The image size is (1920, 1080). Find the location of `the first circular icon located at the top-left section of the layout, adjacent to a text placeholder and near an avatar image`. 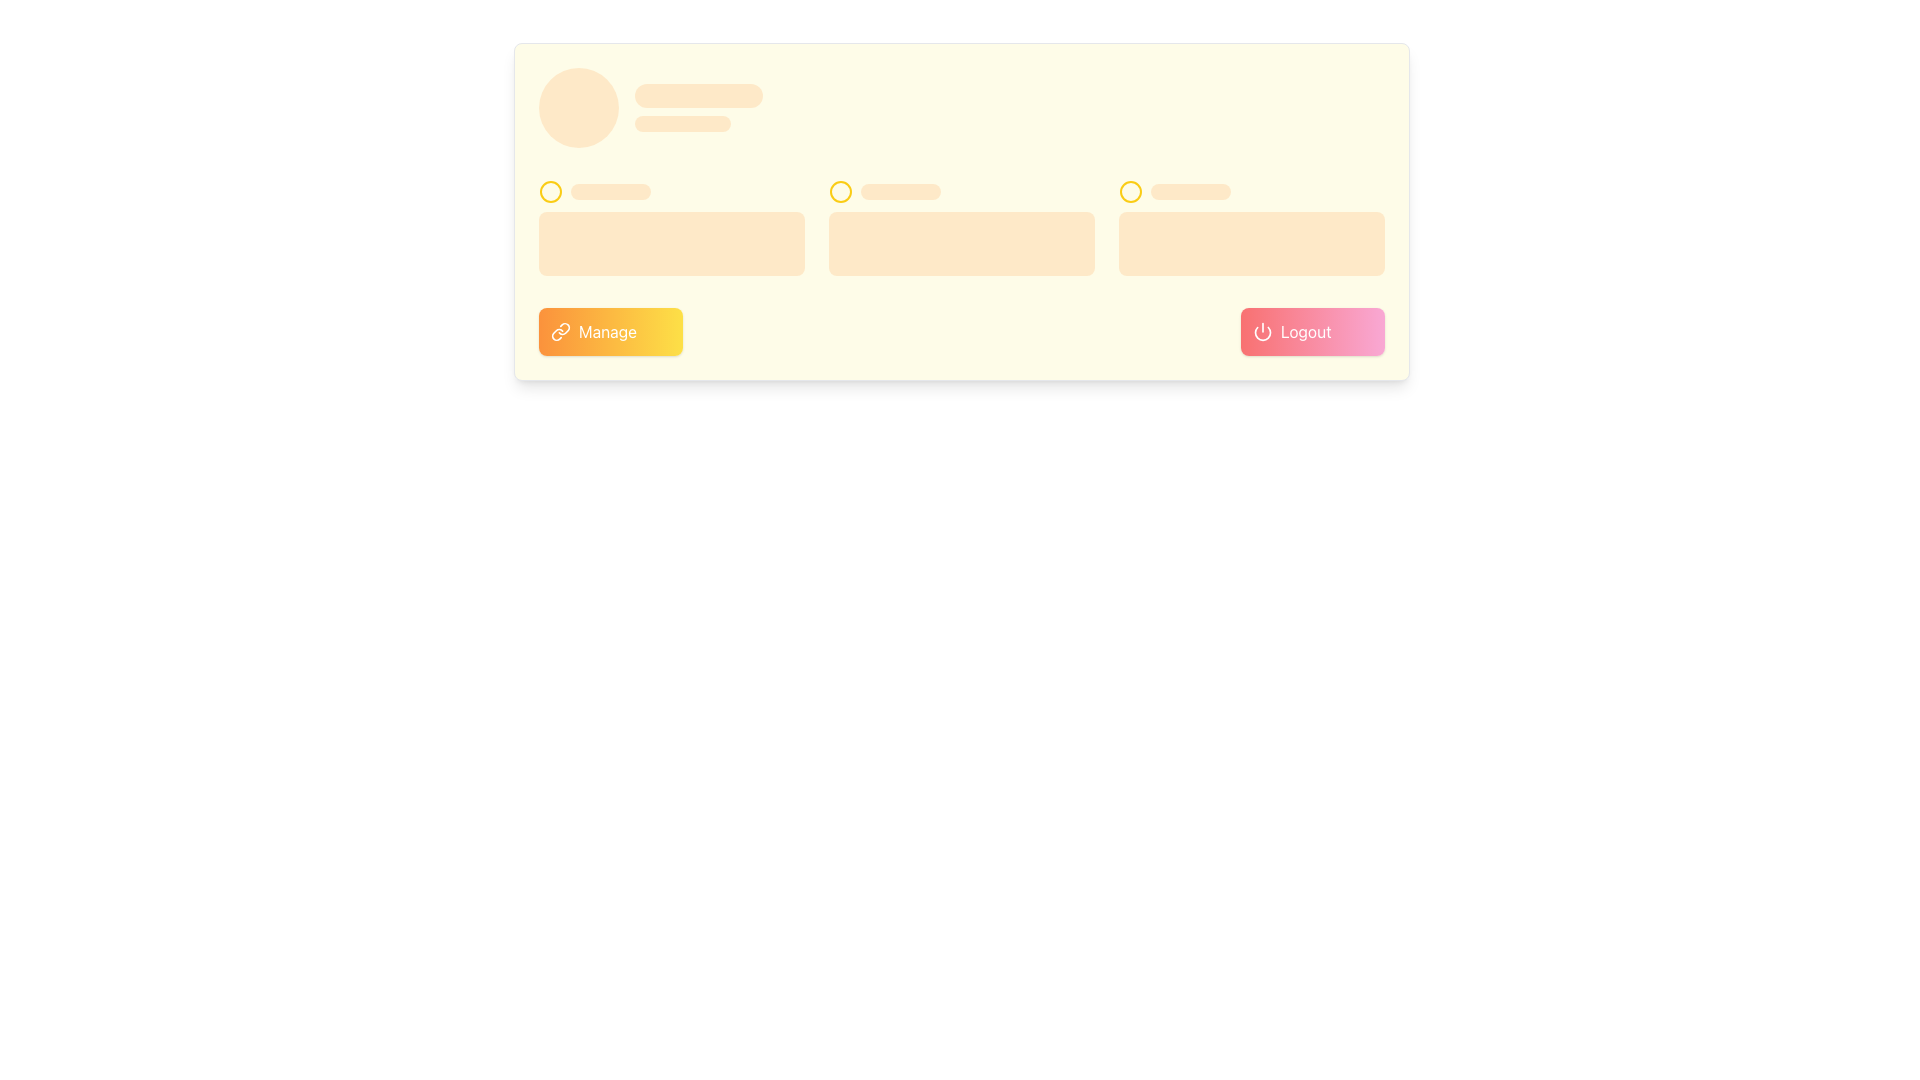

the first circular icon located at the top-left section of the layout, adjacent to a text placeholder and near an avatar image is located at coordinates (551, 192).